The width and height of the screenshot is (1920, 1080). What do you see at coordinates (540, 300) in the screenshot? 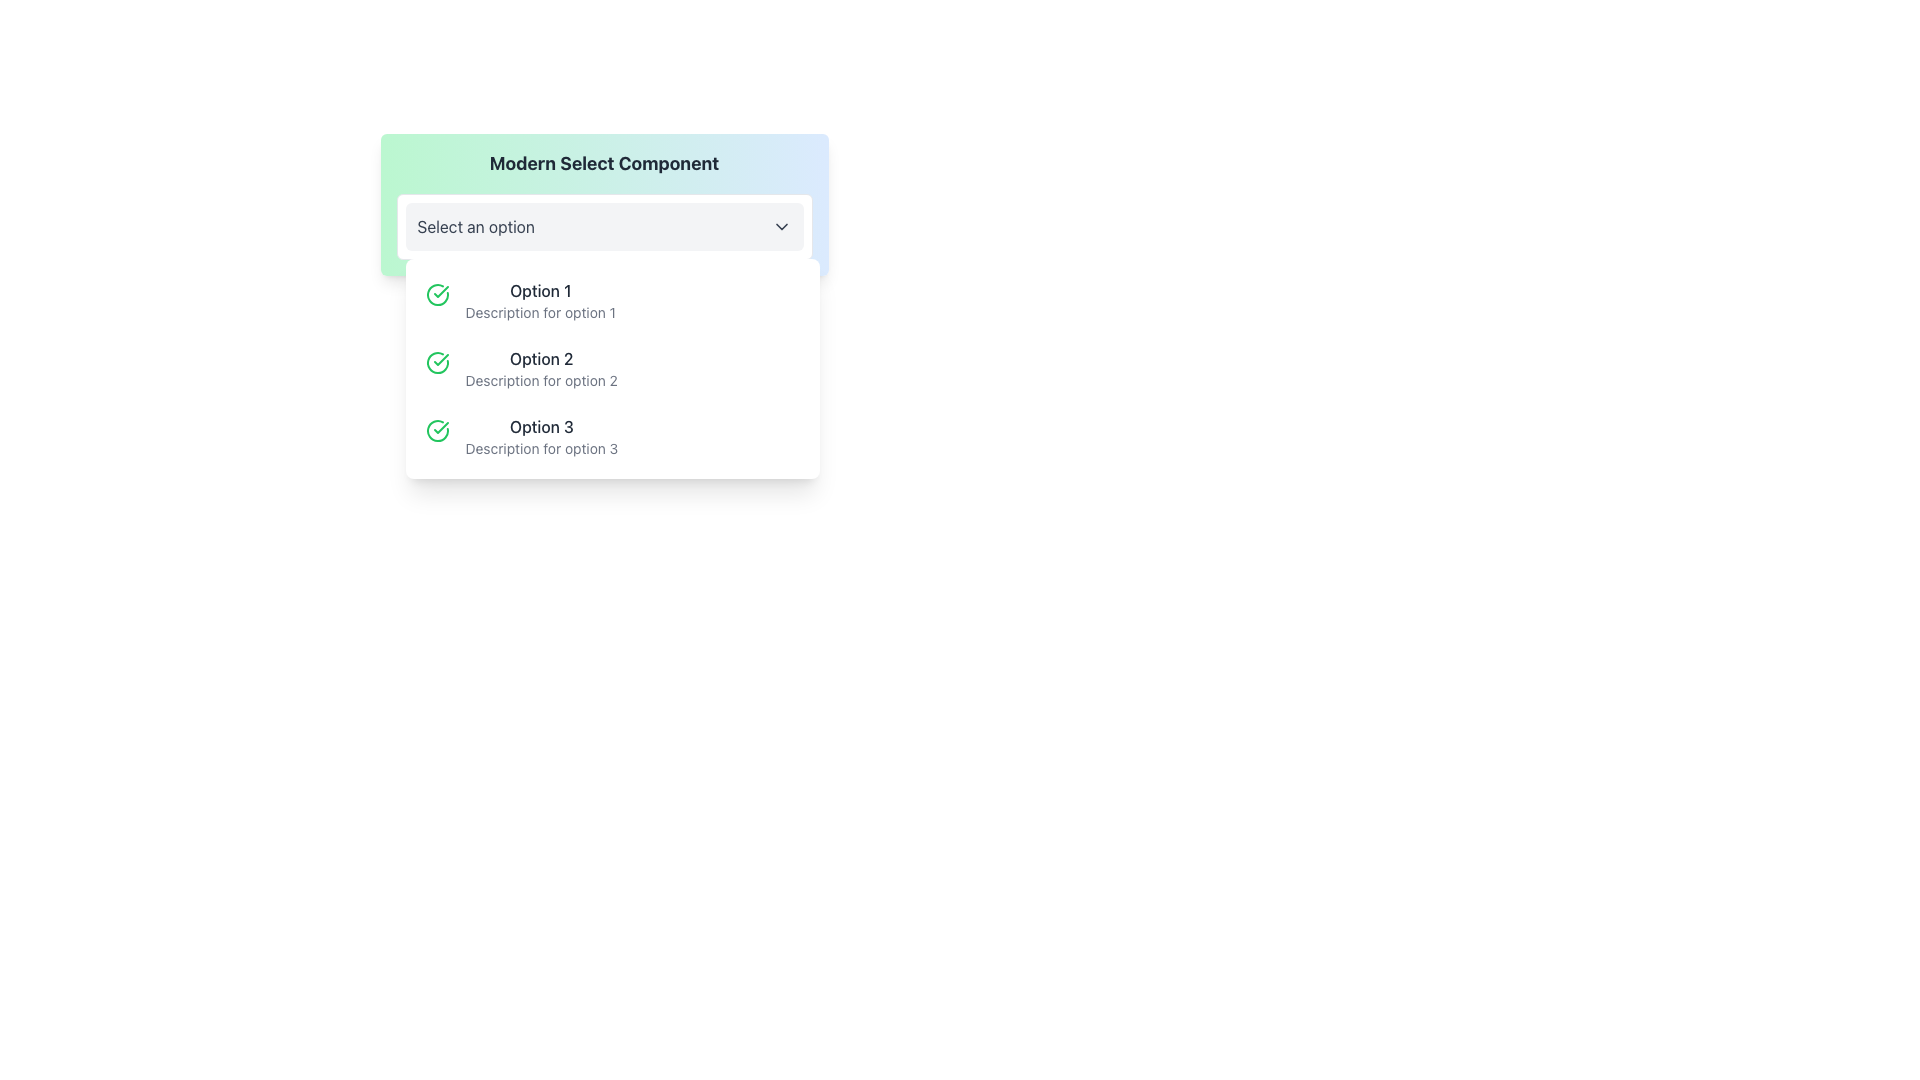
I see `to select the 'Option 1' in the dropdown list, which has a description underneath it` at bounding box center [540, 300].